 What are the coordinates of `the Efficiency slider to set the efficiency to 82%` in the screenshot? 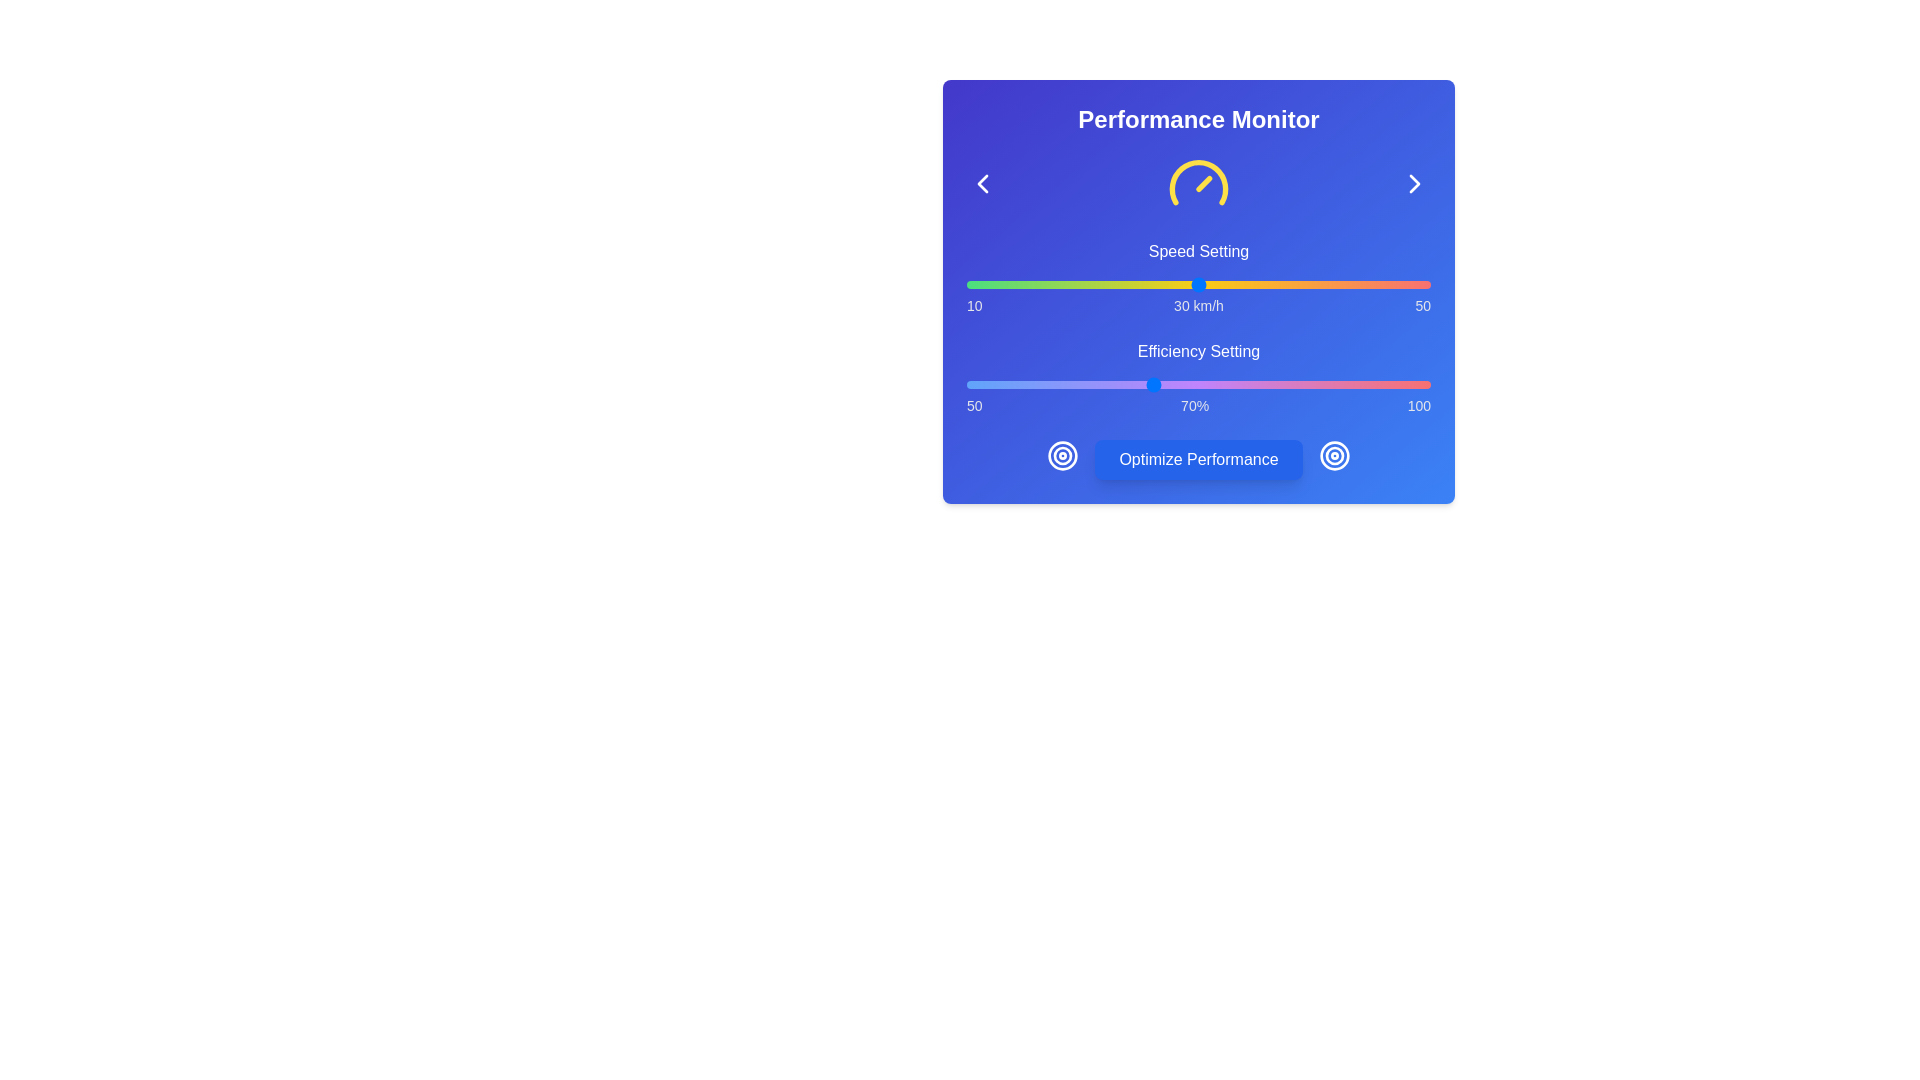 It's located at (1262, 385).